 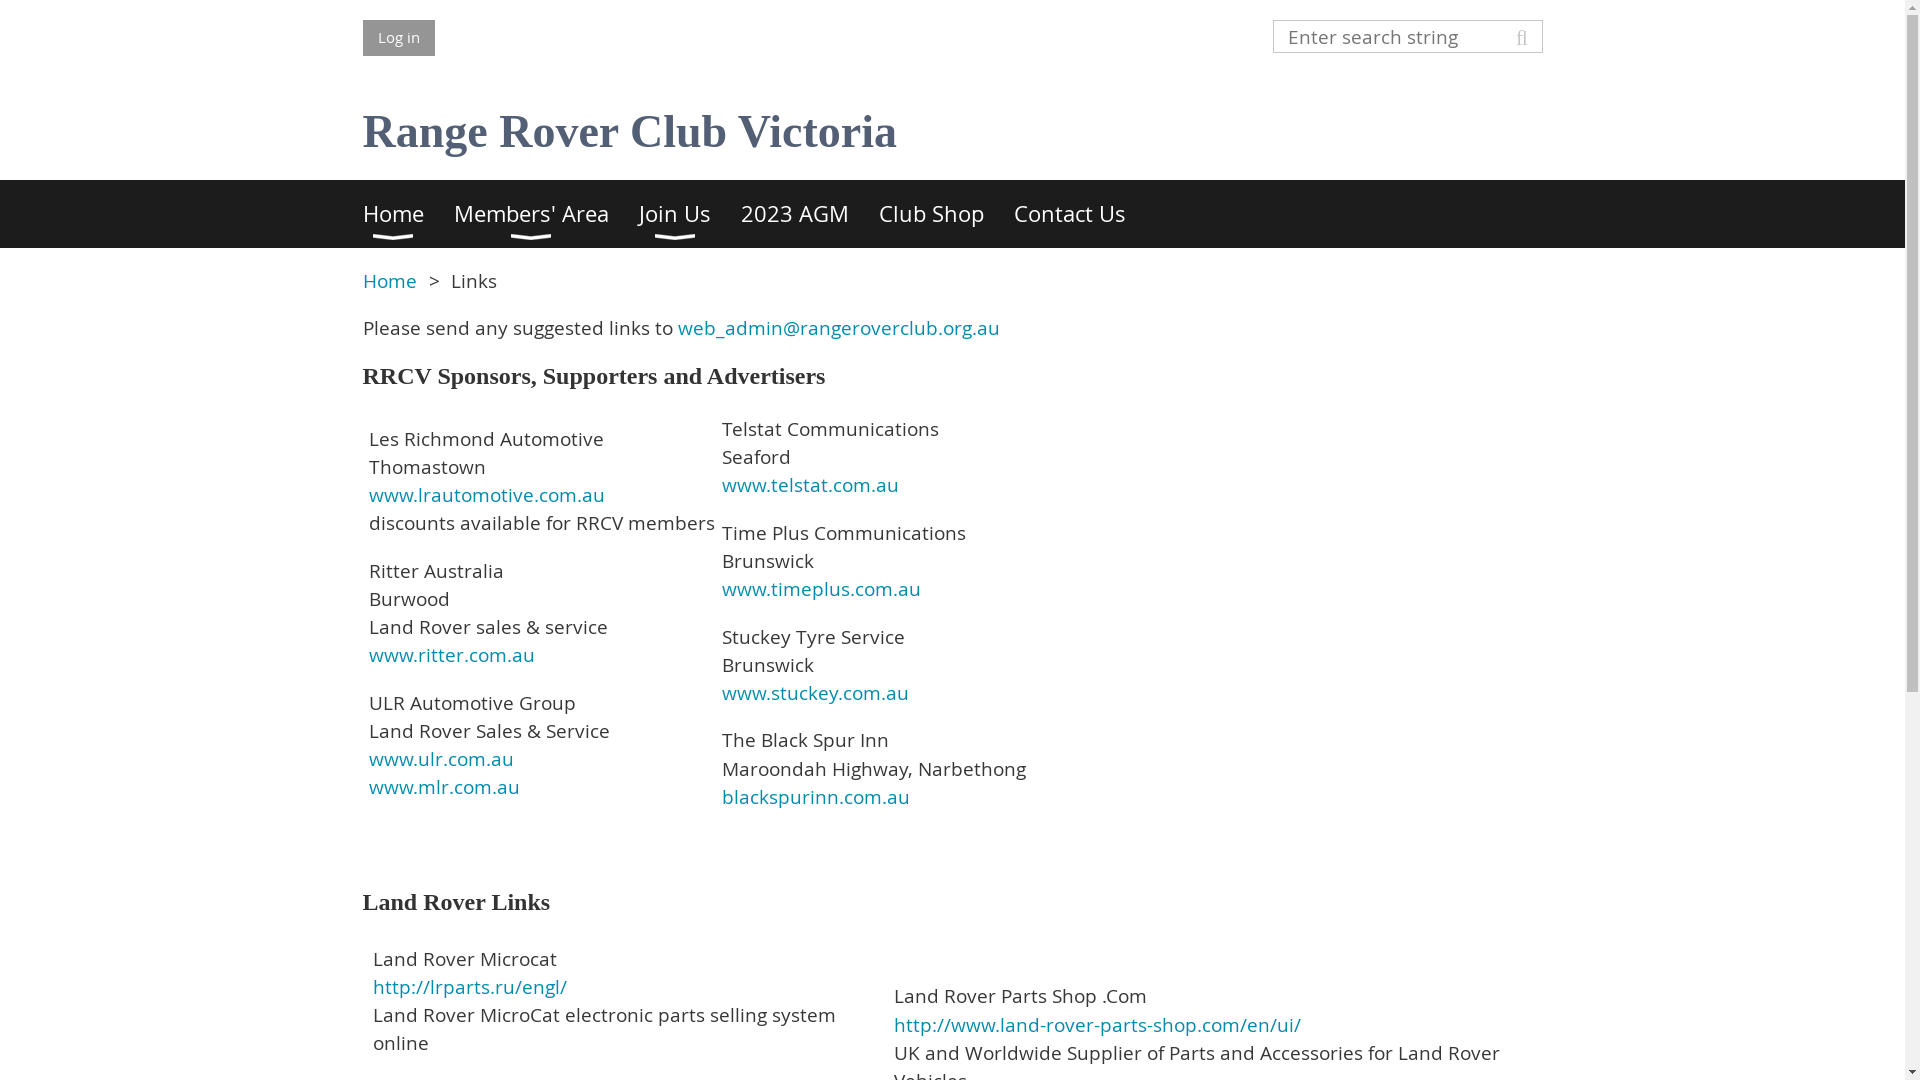 I want to click on 'Club Shop', so click(x=878, y=213).